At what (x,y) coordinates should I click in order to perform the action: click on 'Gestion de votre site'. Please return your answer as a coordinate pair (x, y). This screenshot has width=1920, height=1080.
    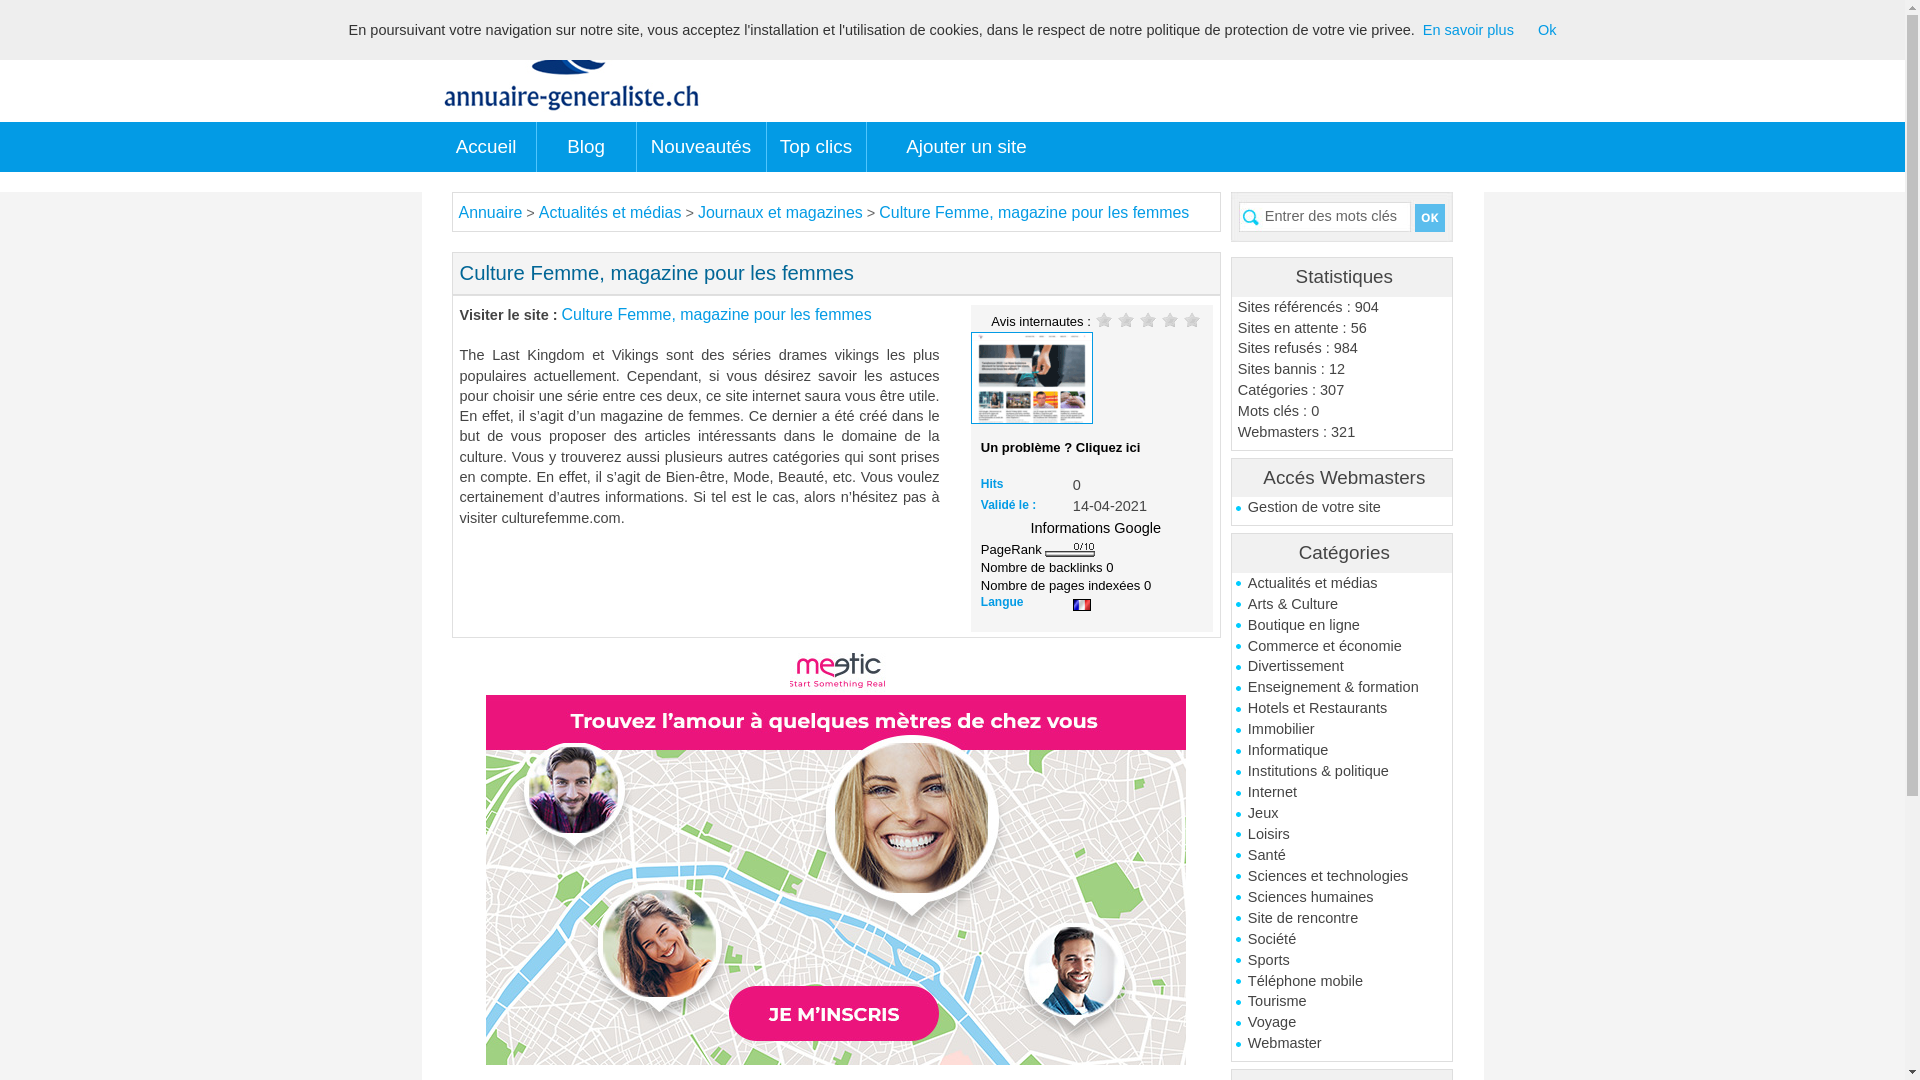
    Looking at the image, I should click on (1342, 506).